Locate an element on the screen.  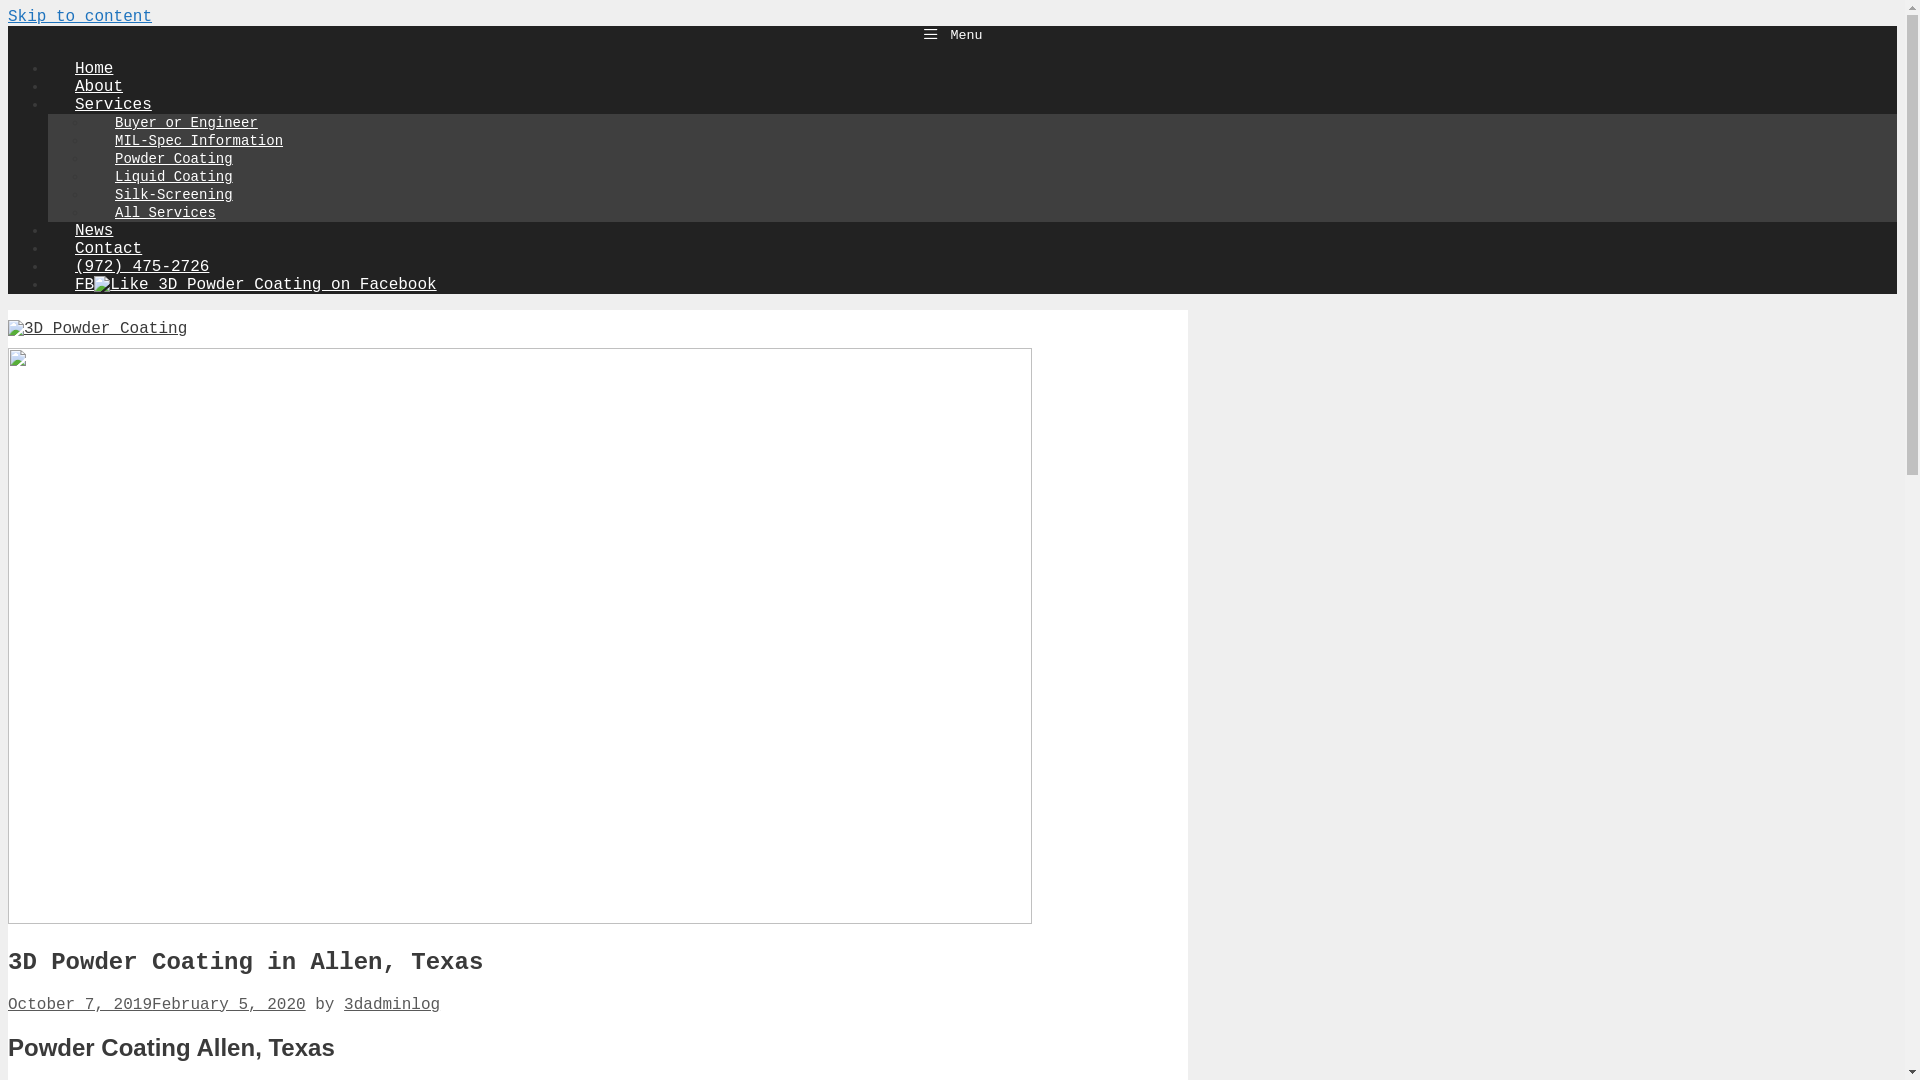
'MIL-Spec Information' is located at coordinates (198, 140).